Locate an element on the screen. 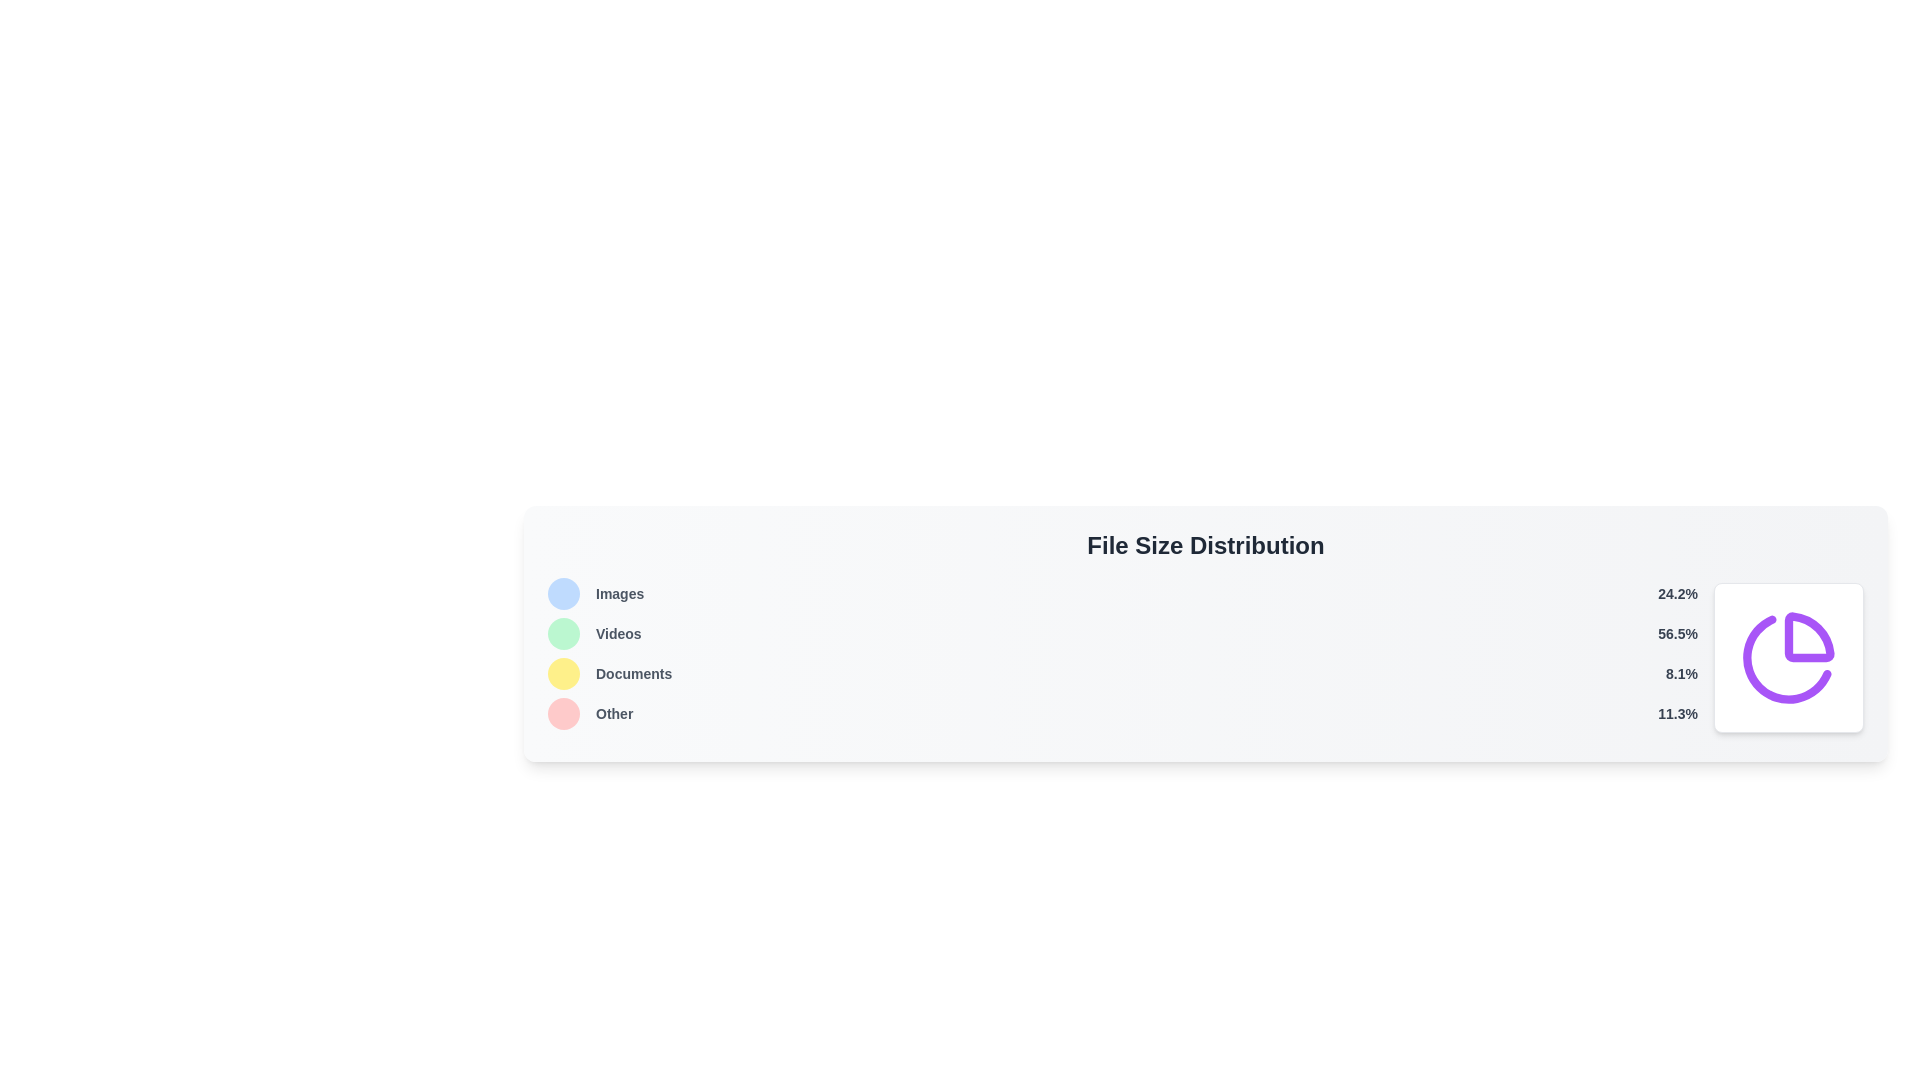 Image resolution: width=1920 pixels, height=1080 pixels. the 'Other' text label is located at coordinates (613, 712).